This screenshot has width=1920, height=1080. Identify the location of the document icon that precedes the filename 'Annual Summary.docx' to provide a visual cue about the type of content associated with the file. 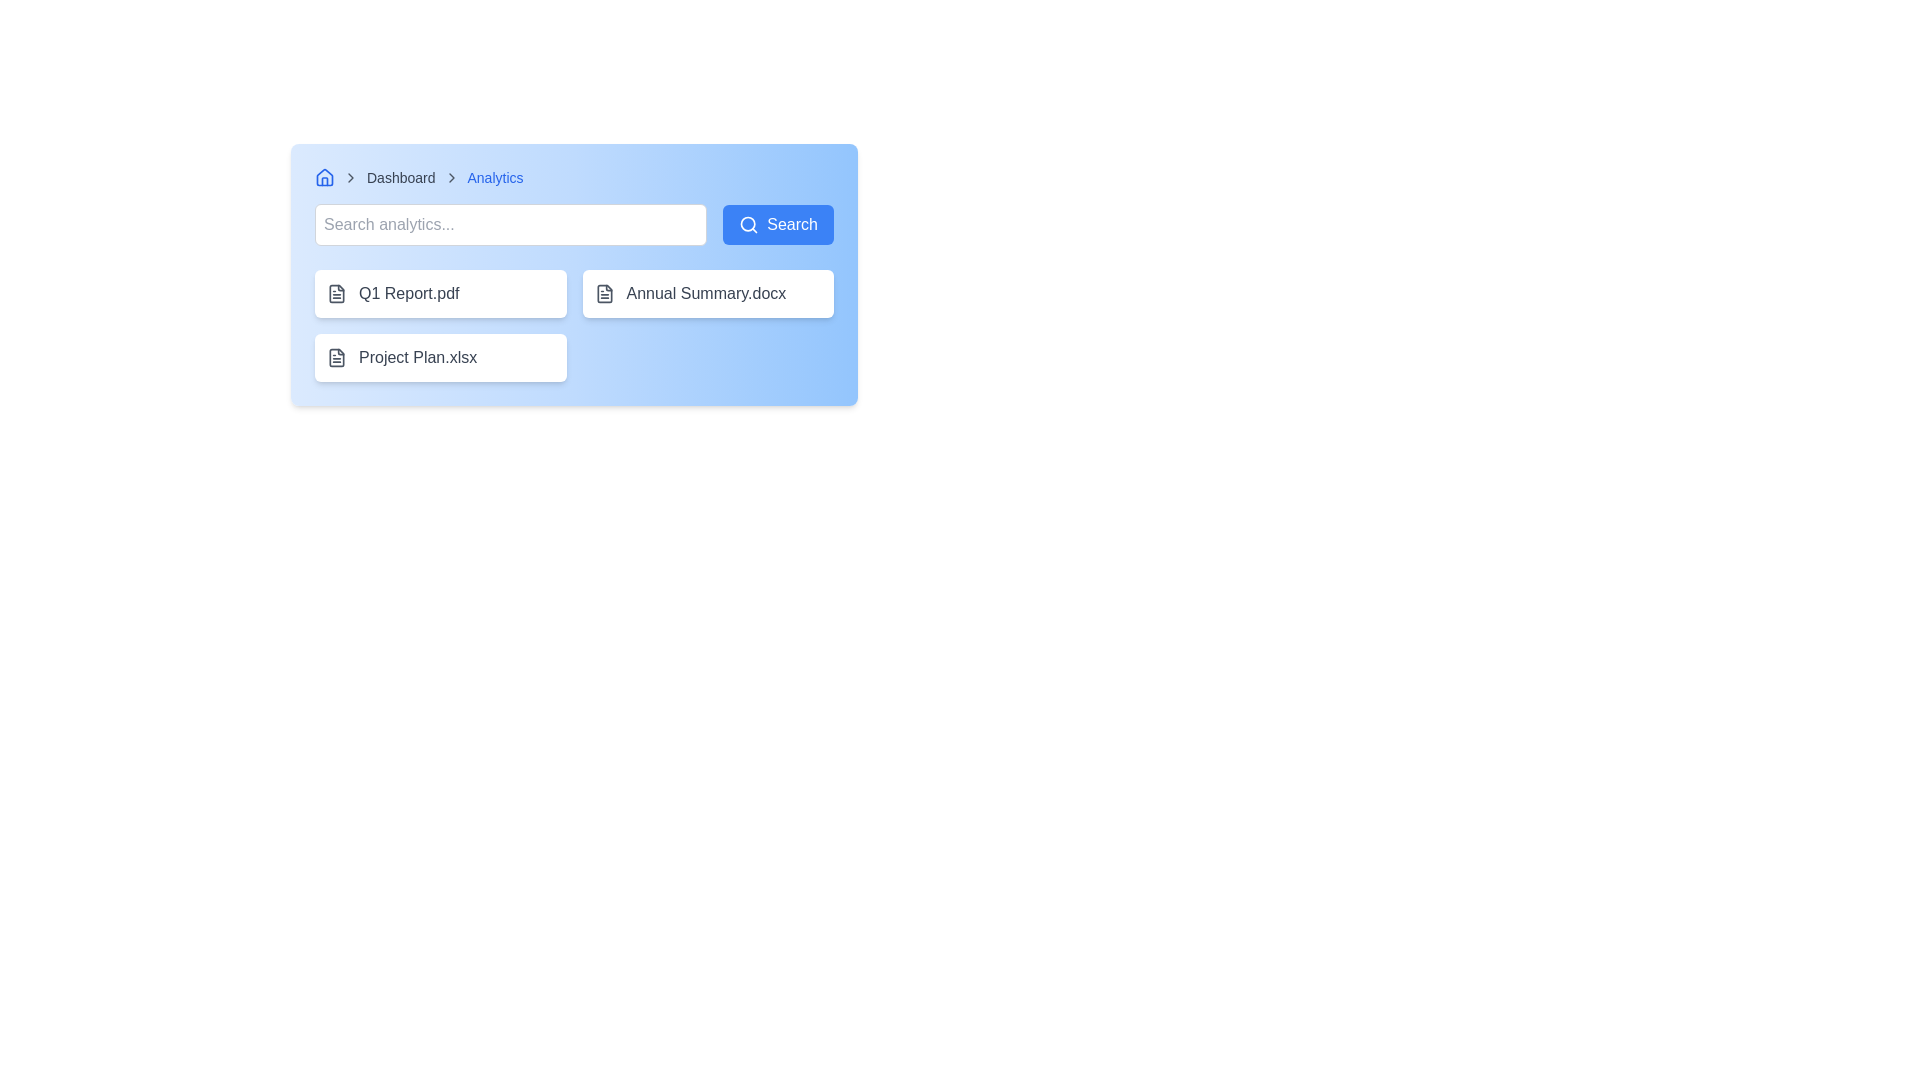
(603, 293).